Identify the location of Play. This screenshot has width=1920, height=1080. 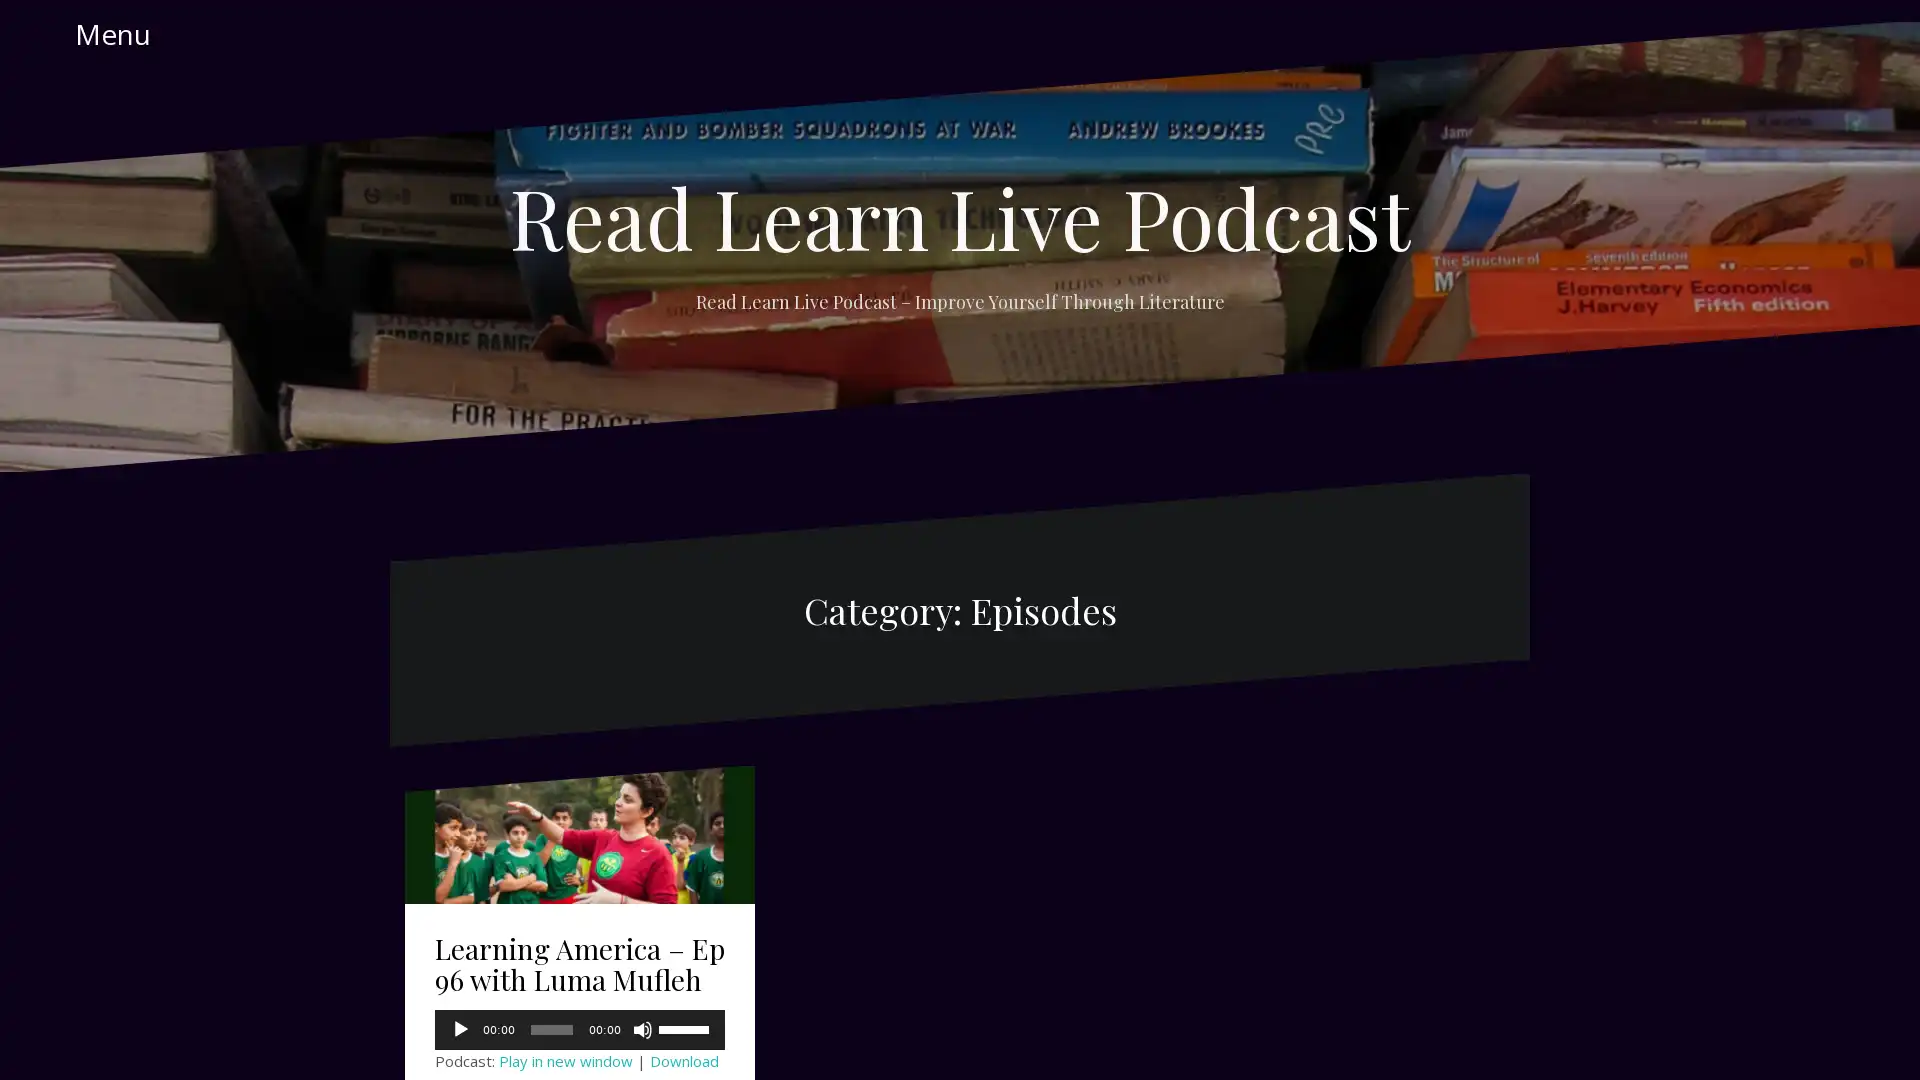
(459, 1029).